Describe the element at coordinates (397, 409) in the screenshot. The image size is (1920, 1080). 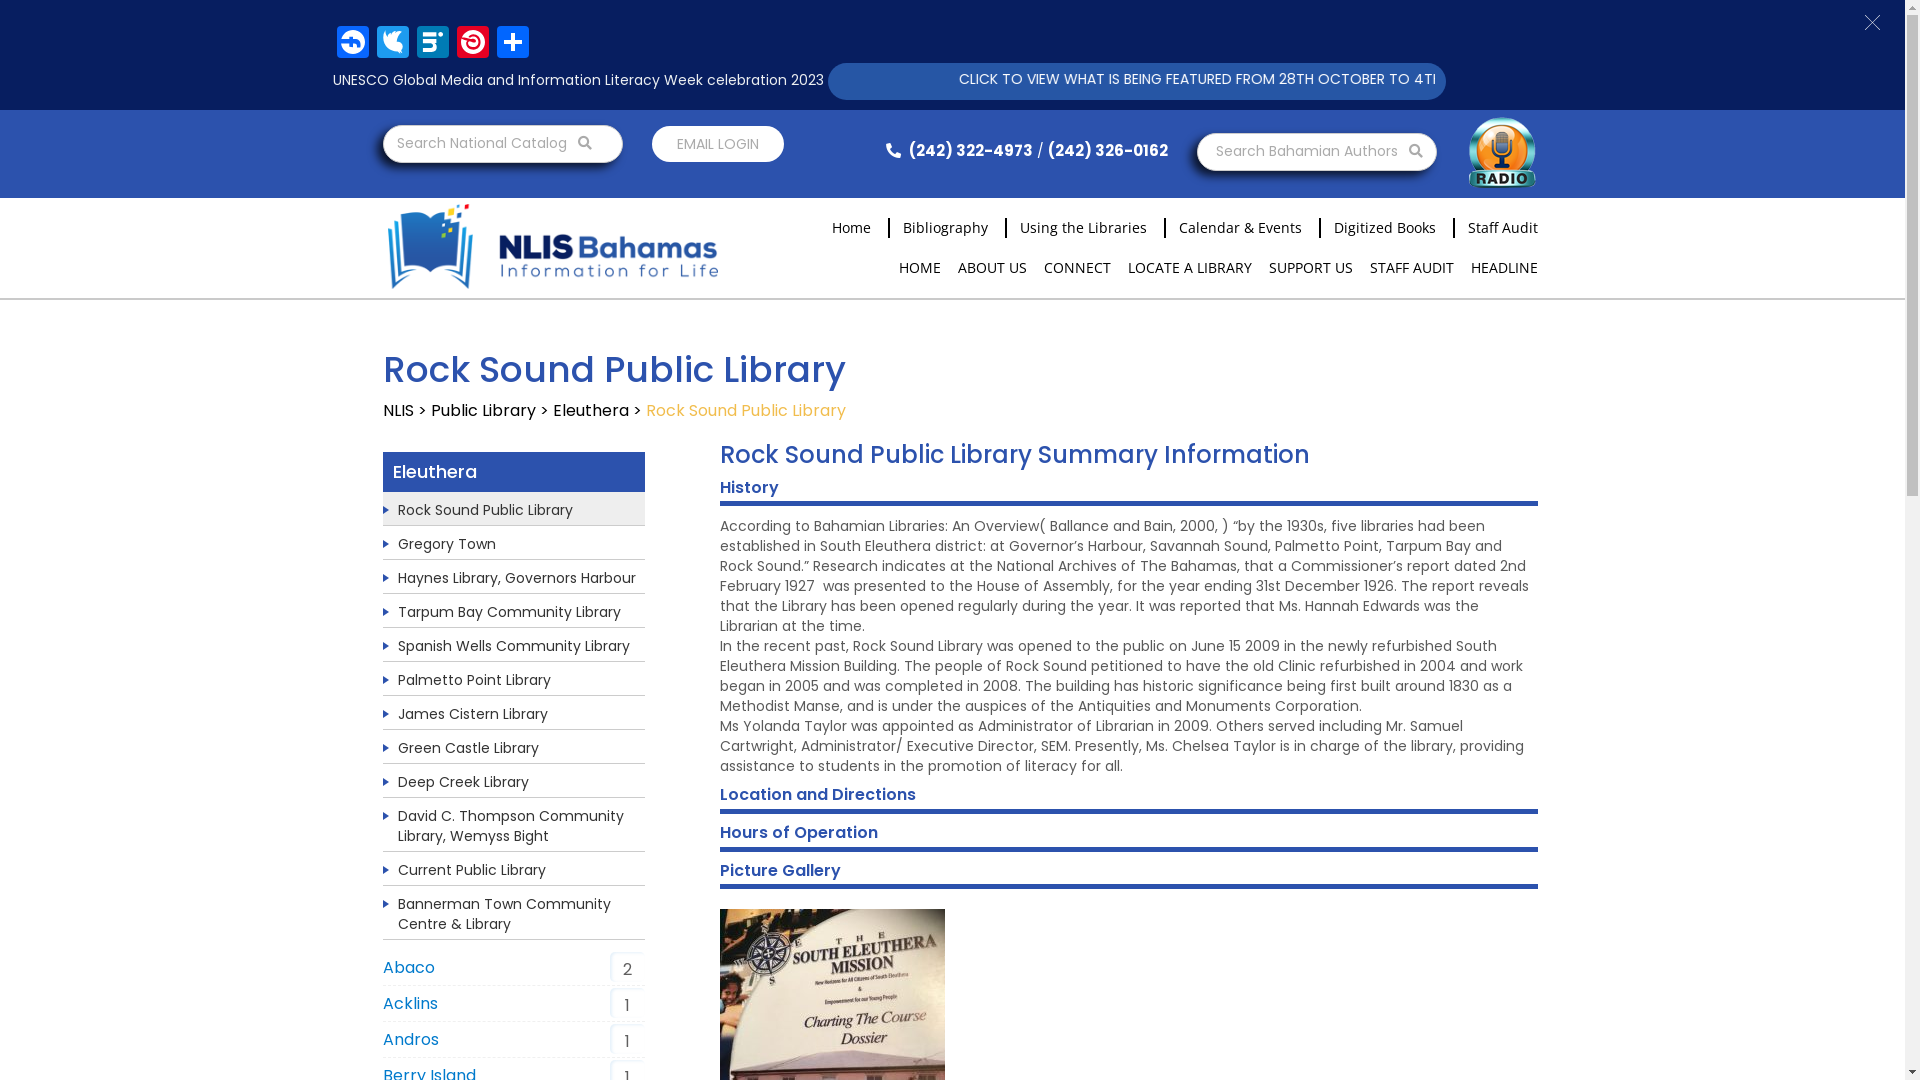
I see `'NLIS'` at that location.